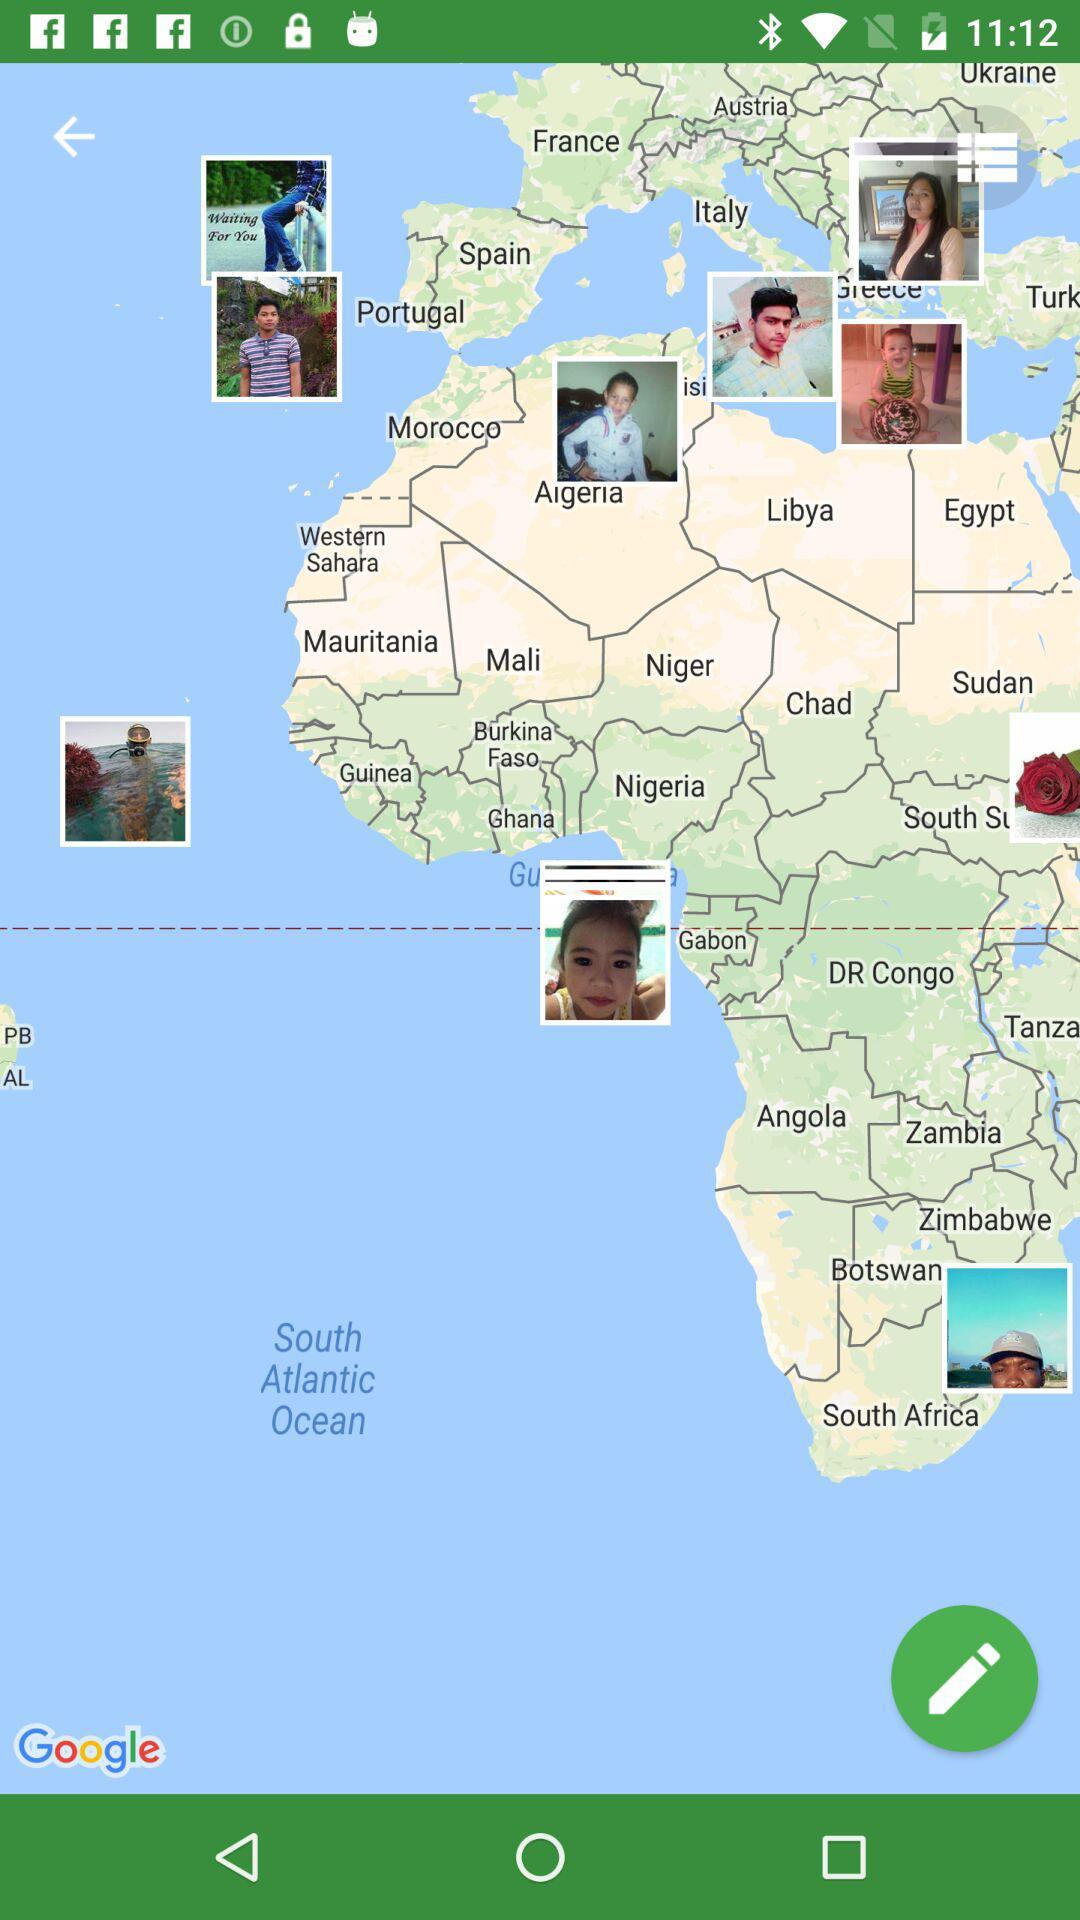 This screenshot has height=1920, width=1080. I want to click on write comment, so click(963, 1678).